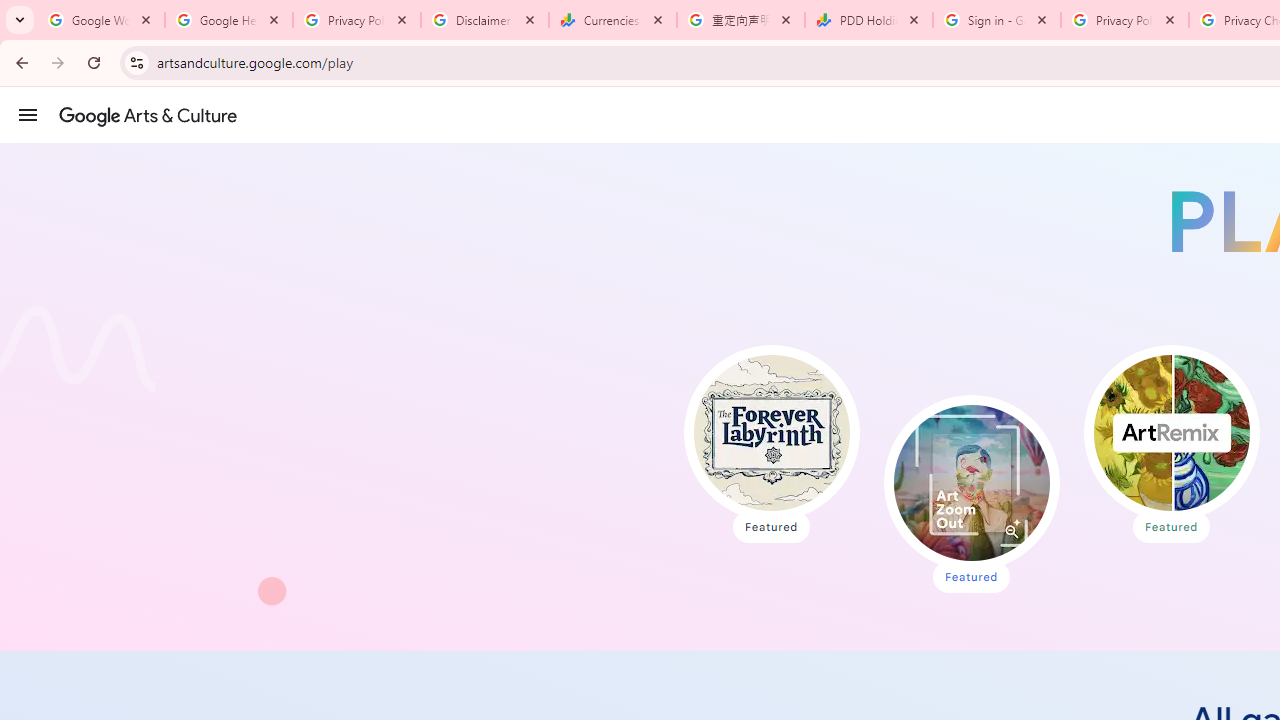 The height and width of the screenshot is (720, 1280). I want to click on 'Art Zoom Out', so click(971, 483).